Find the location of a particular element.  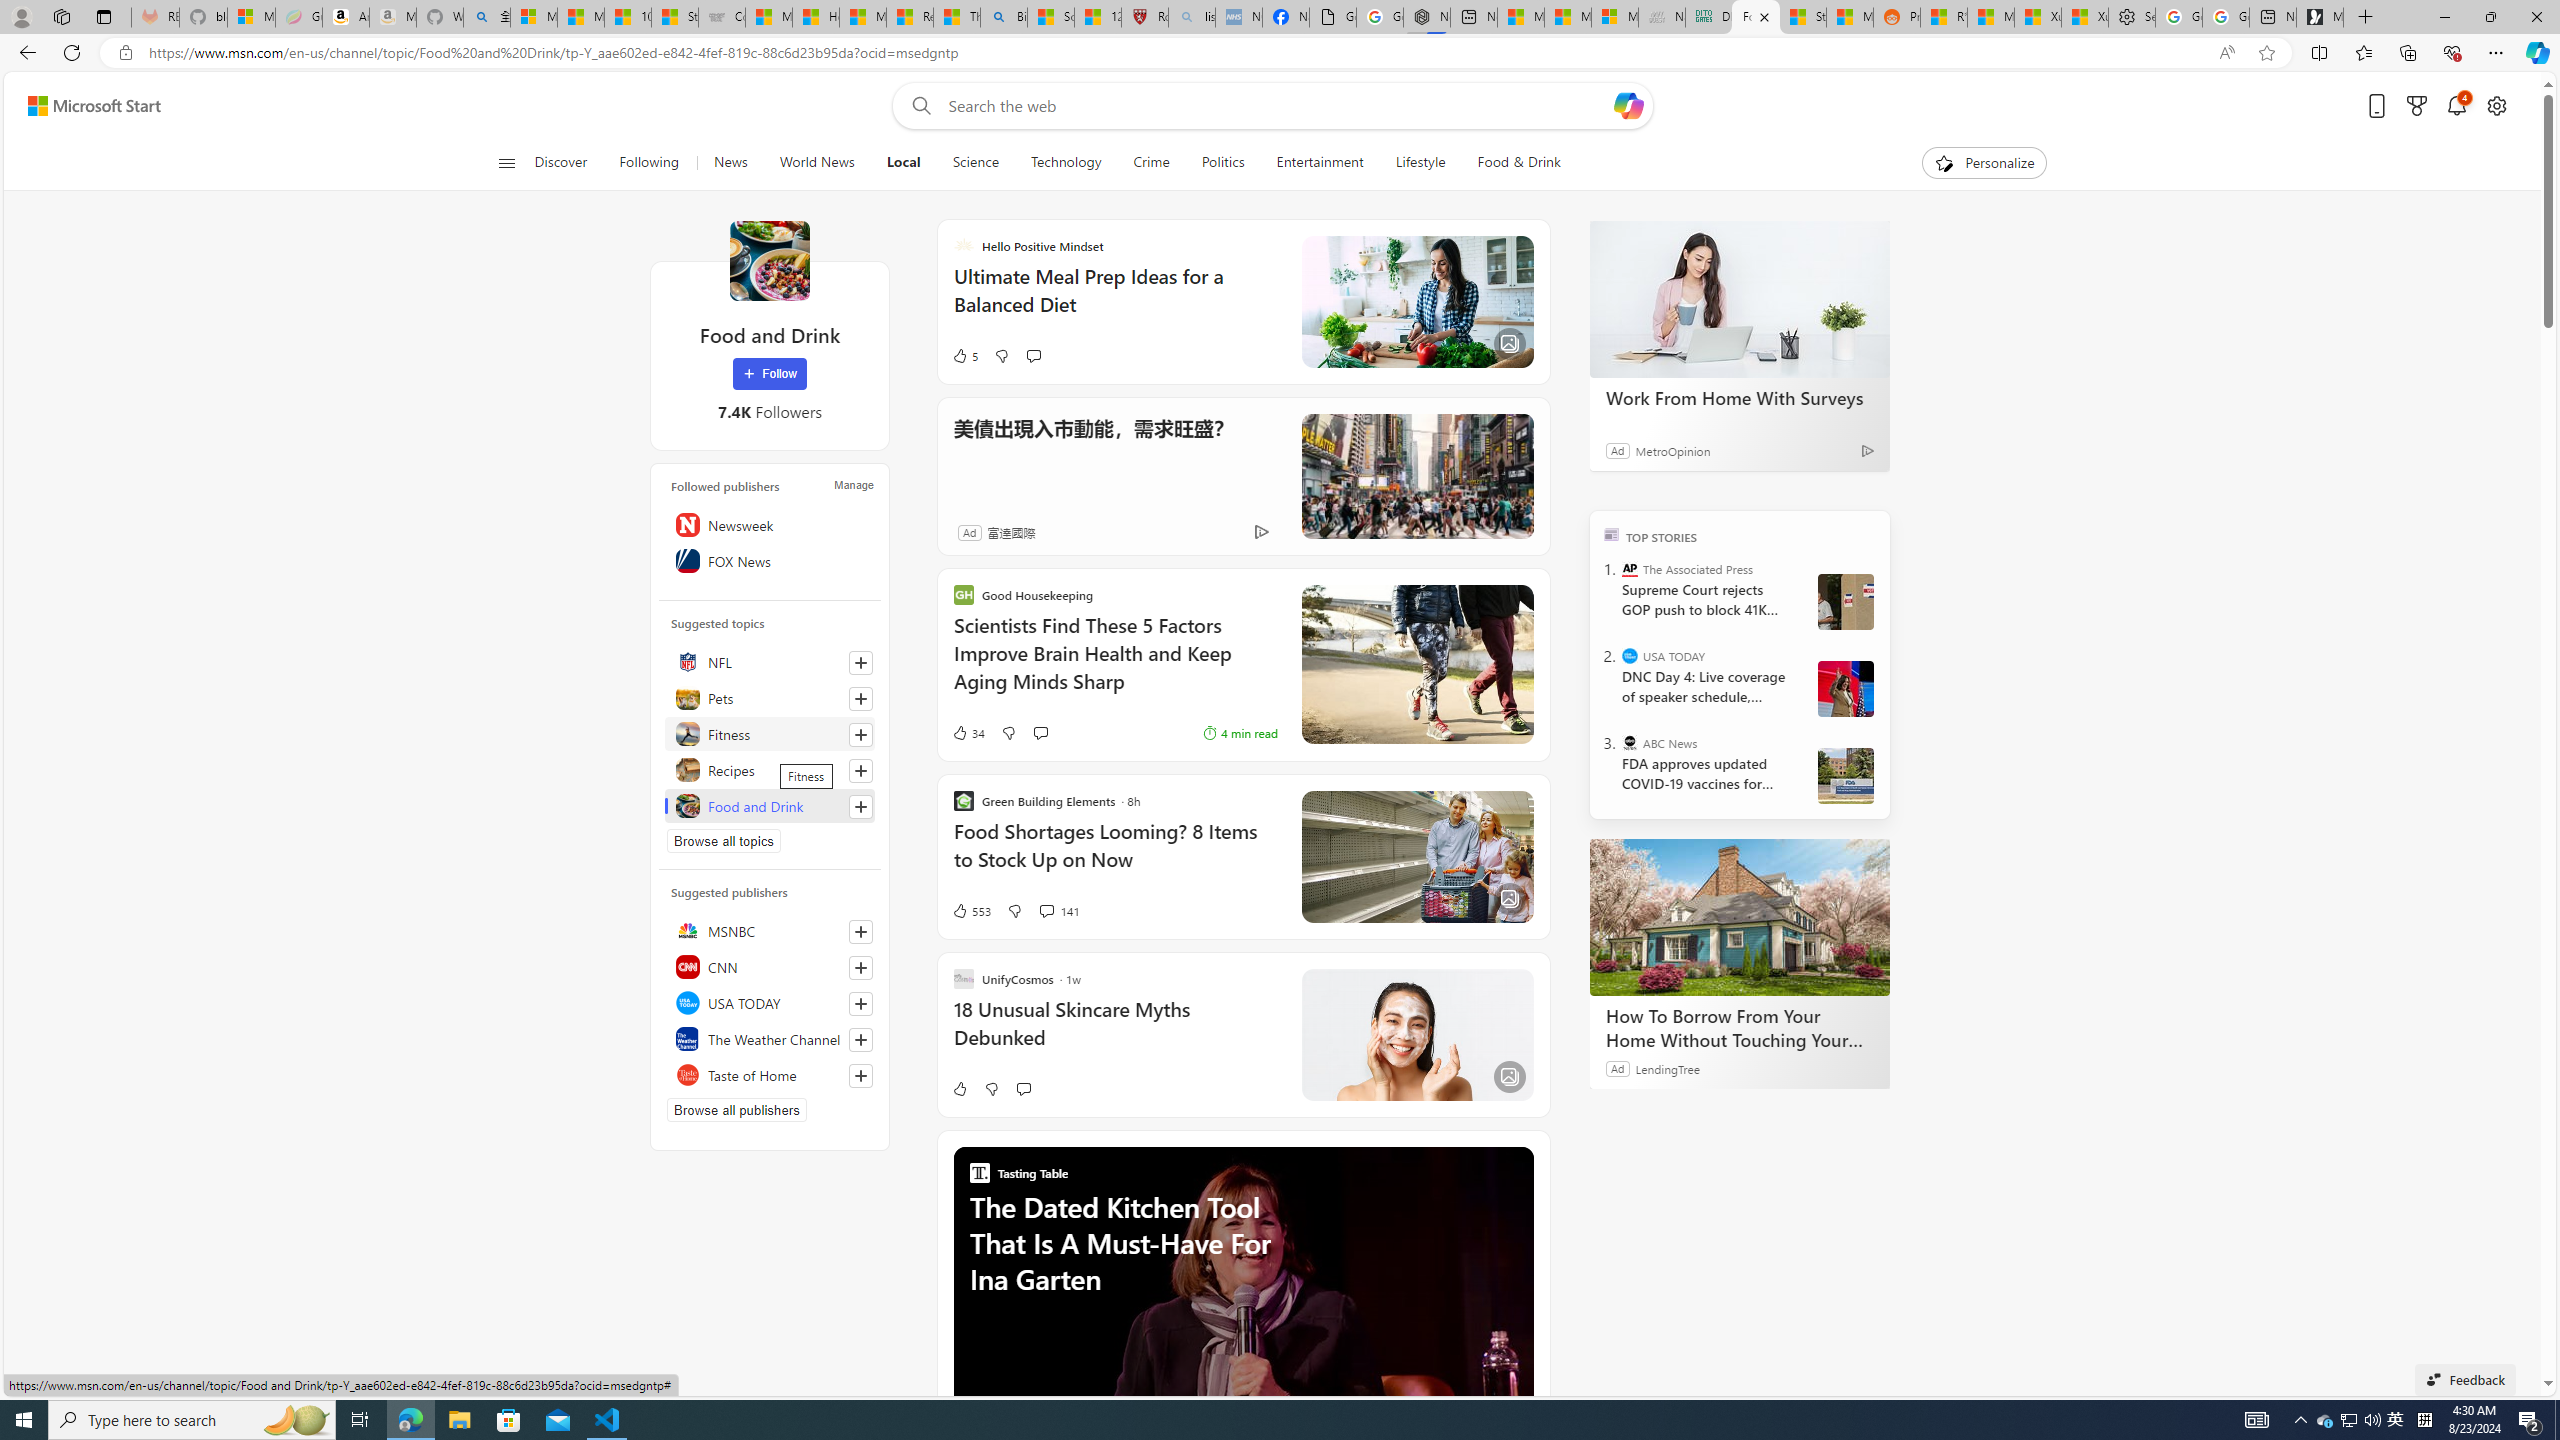

'Follow this source' is located at coordinates (860, 1076).